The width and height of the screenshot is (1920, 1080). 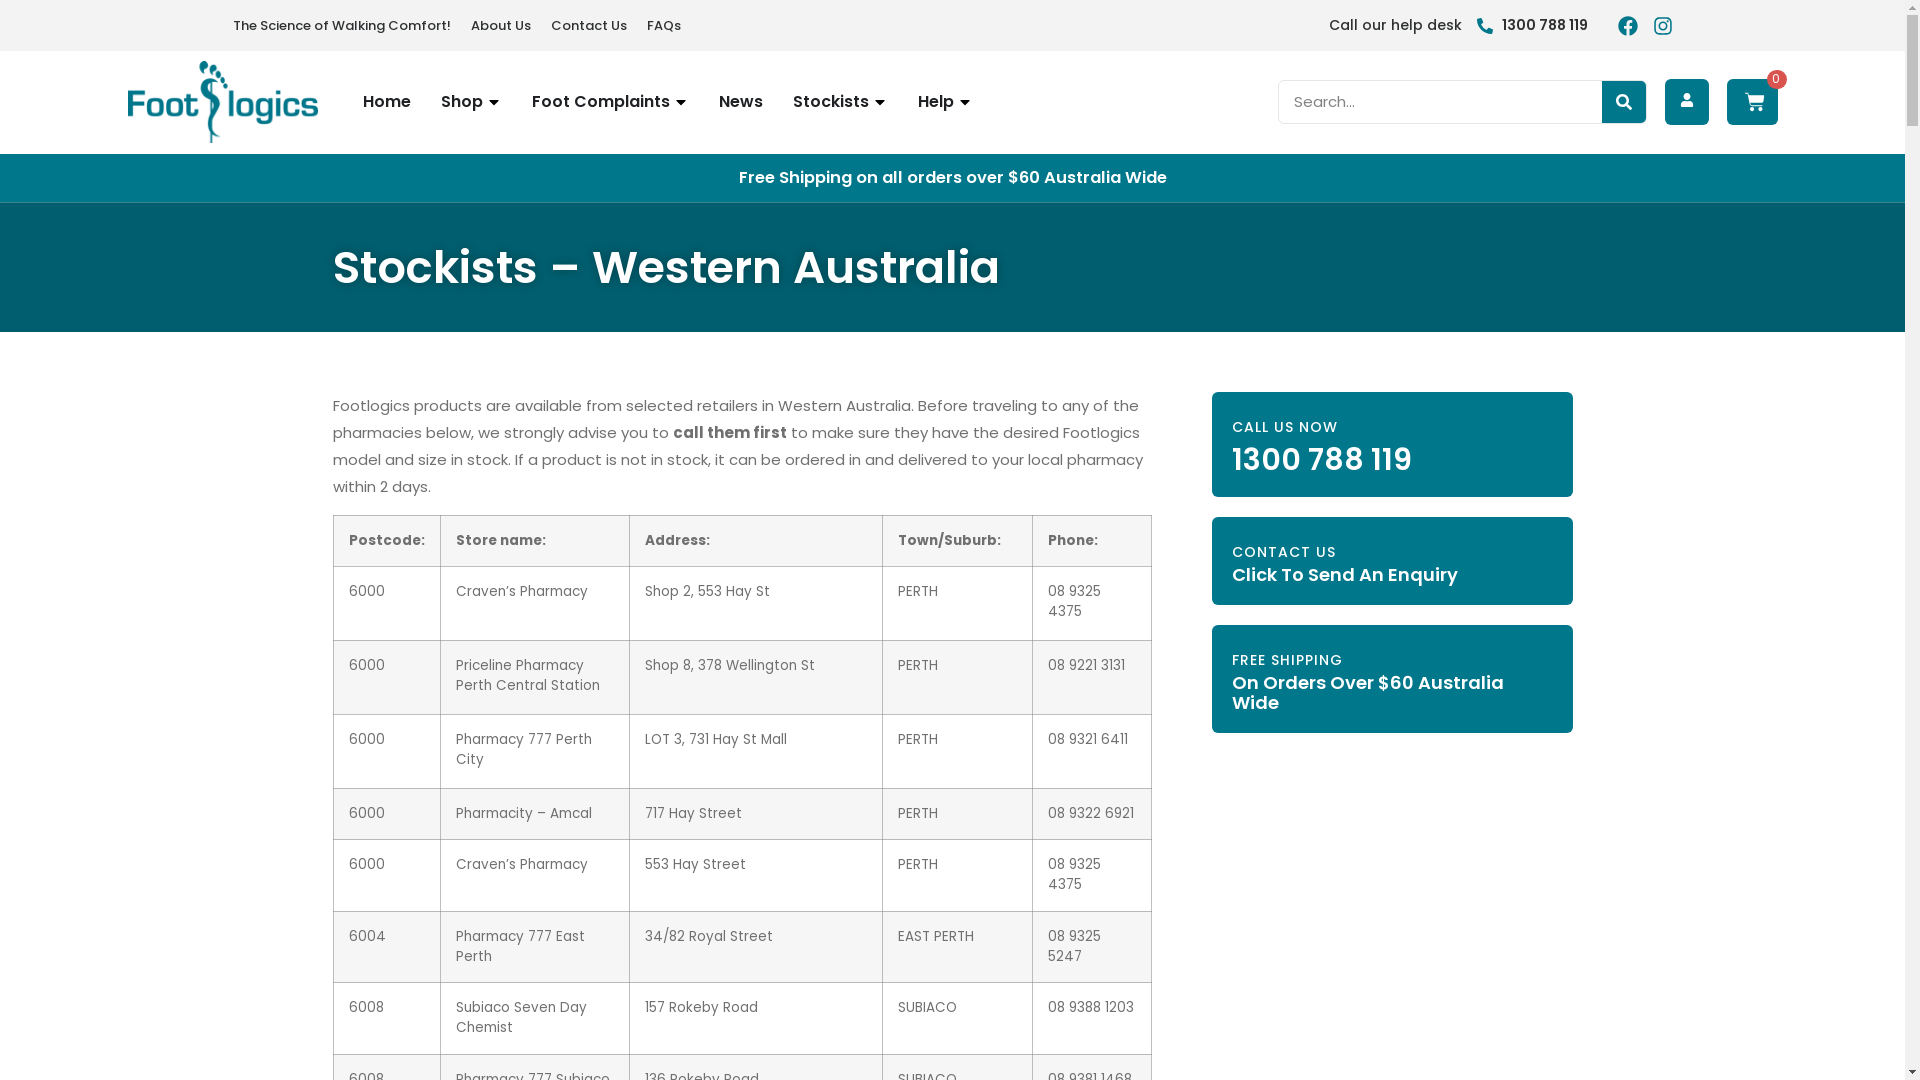 I want to click on 'Contact Us', so click(x=587, y=25).